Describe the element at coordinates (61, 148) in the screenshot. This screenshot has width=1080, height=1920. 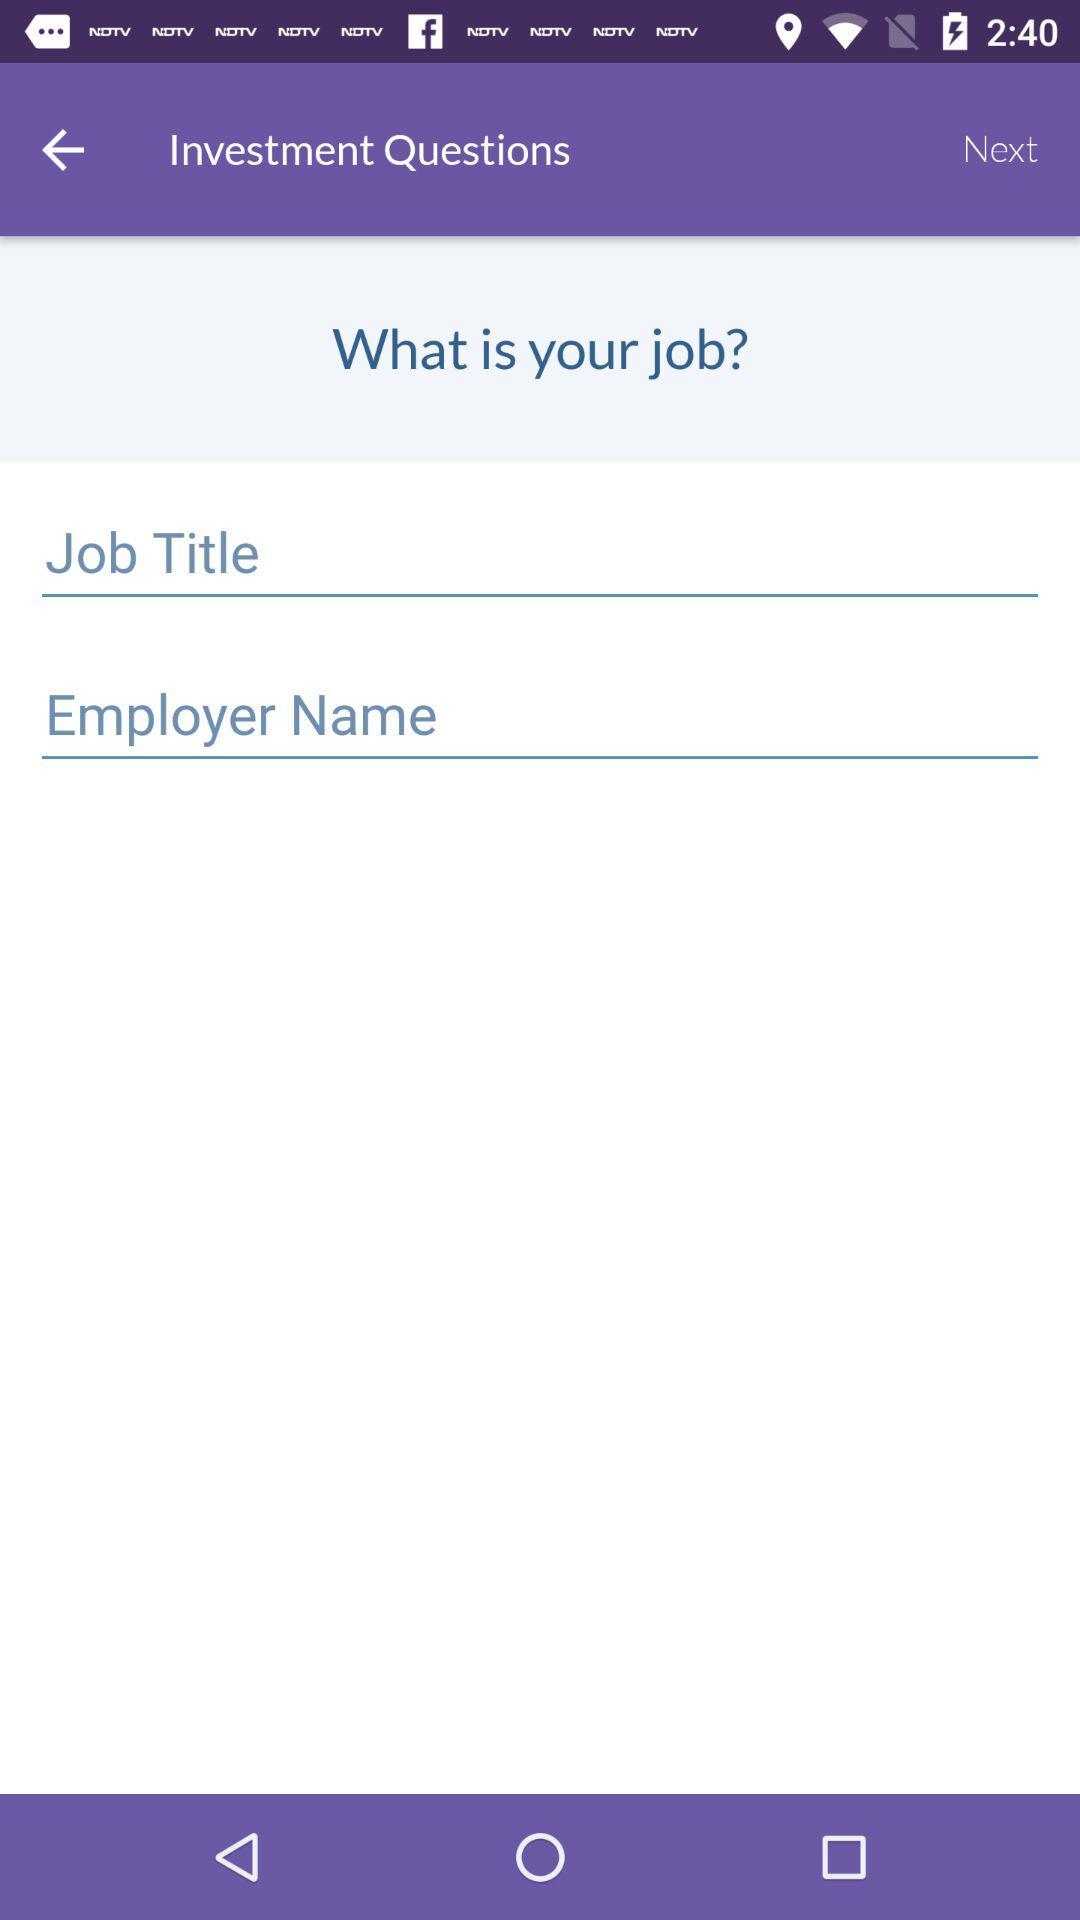
I see `the item next to investment questions item` at that location.